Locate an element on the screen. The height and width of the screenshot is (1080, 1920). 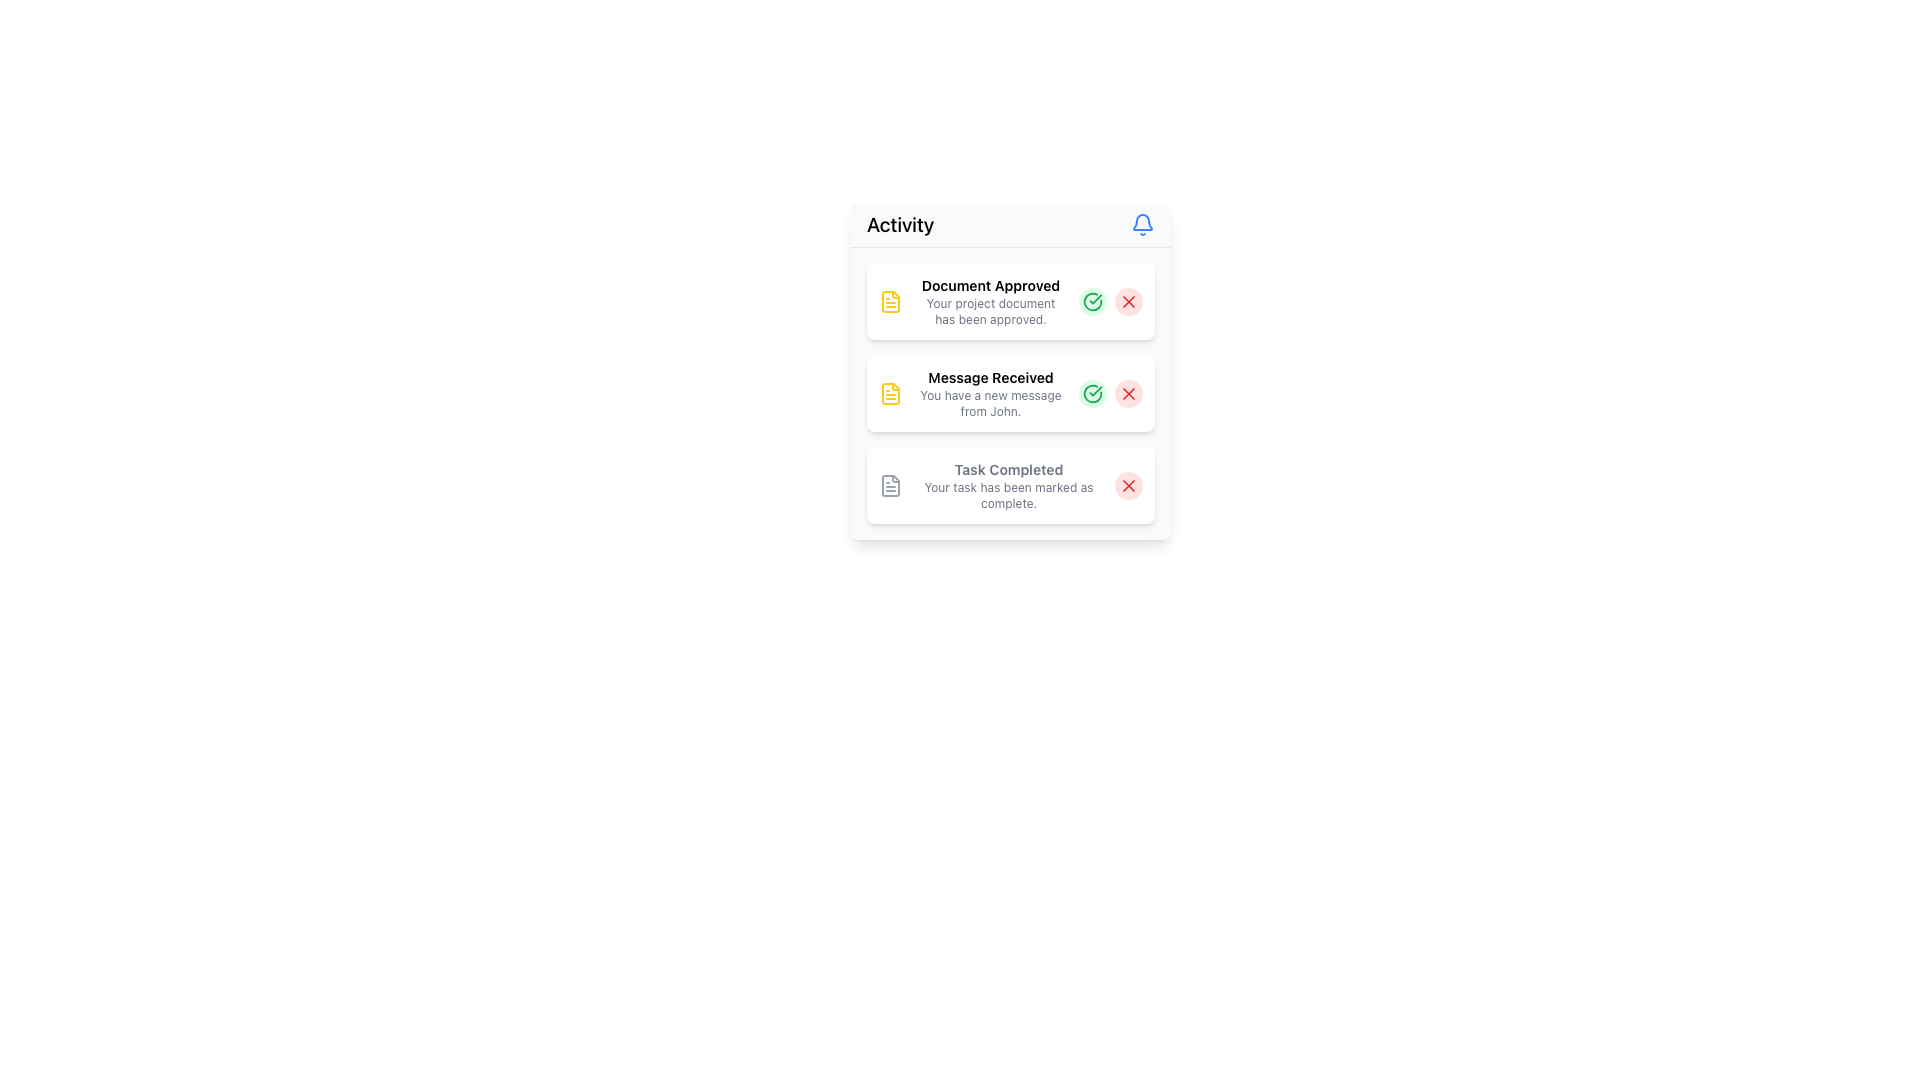
the document file icon with a white body and yellow outline located next to the 'Document Approved' label in the upper section of the activity list is located at coordinates (890, 301).